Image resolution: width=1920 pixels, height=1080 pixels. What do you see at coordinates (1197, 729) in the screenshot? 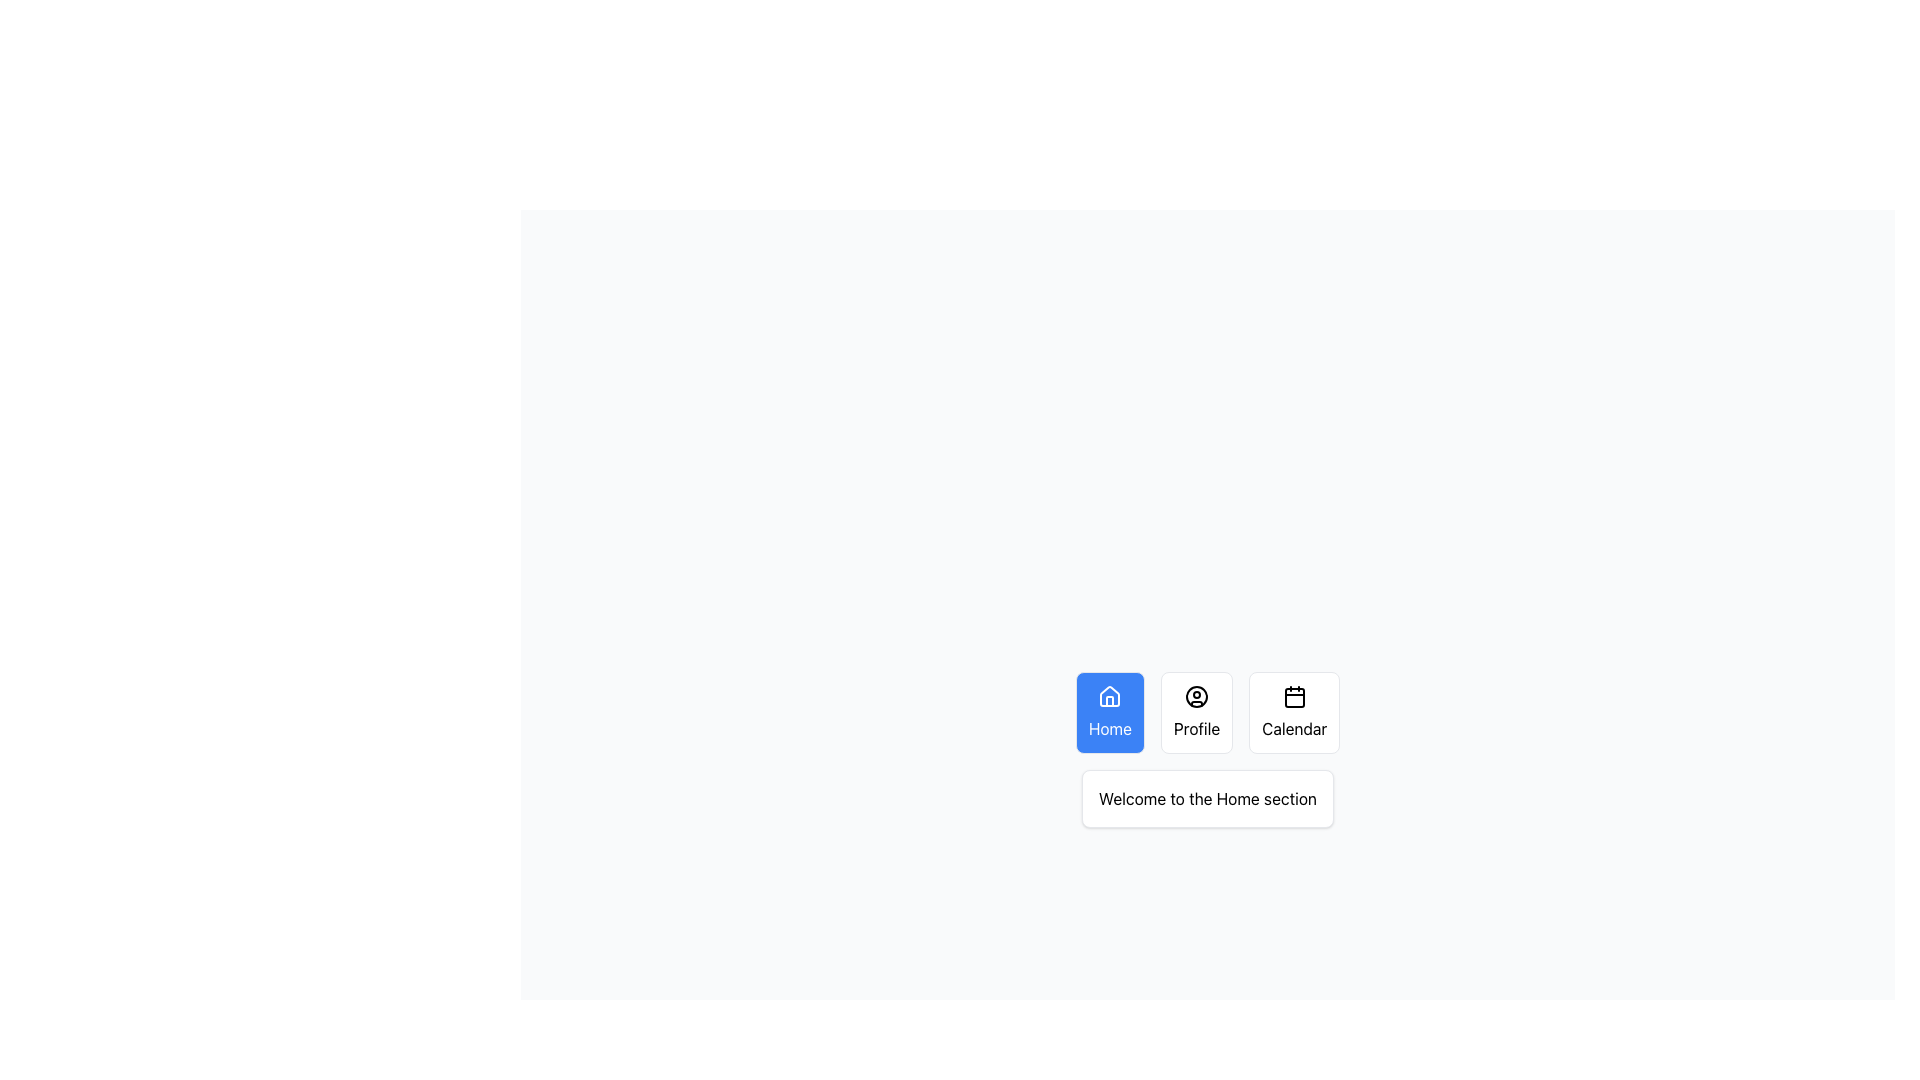
I see `the 'Profile' text label, which is located below a user profile icon in the second interactive panel, aligned horizontally with 'Home' and 'Calendar'` at bounding box center [1197, 729].